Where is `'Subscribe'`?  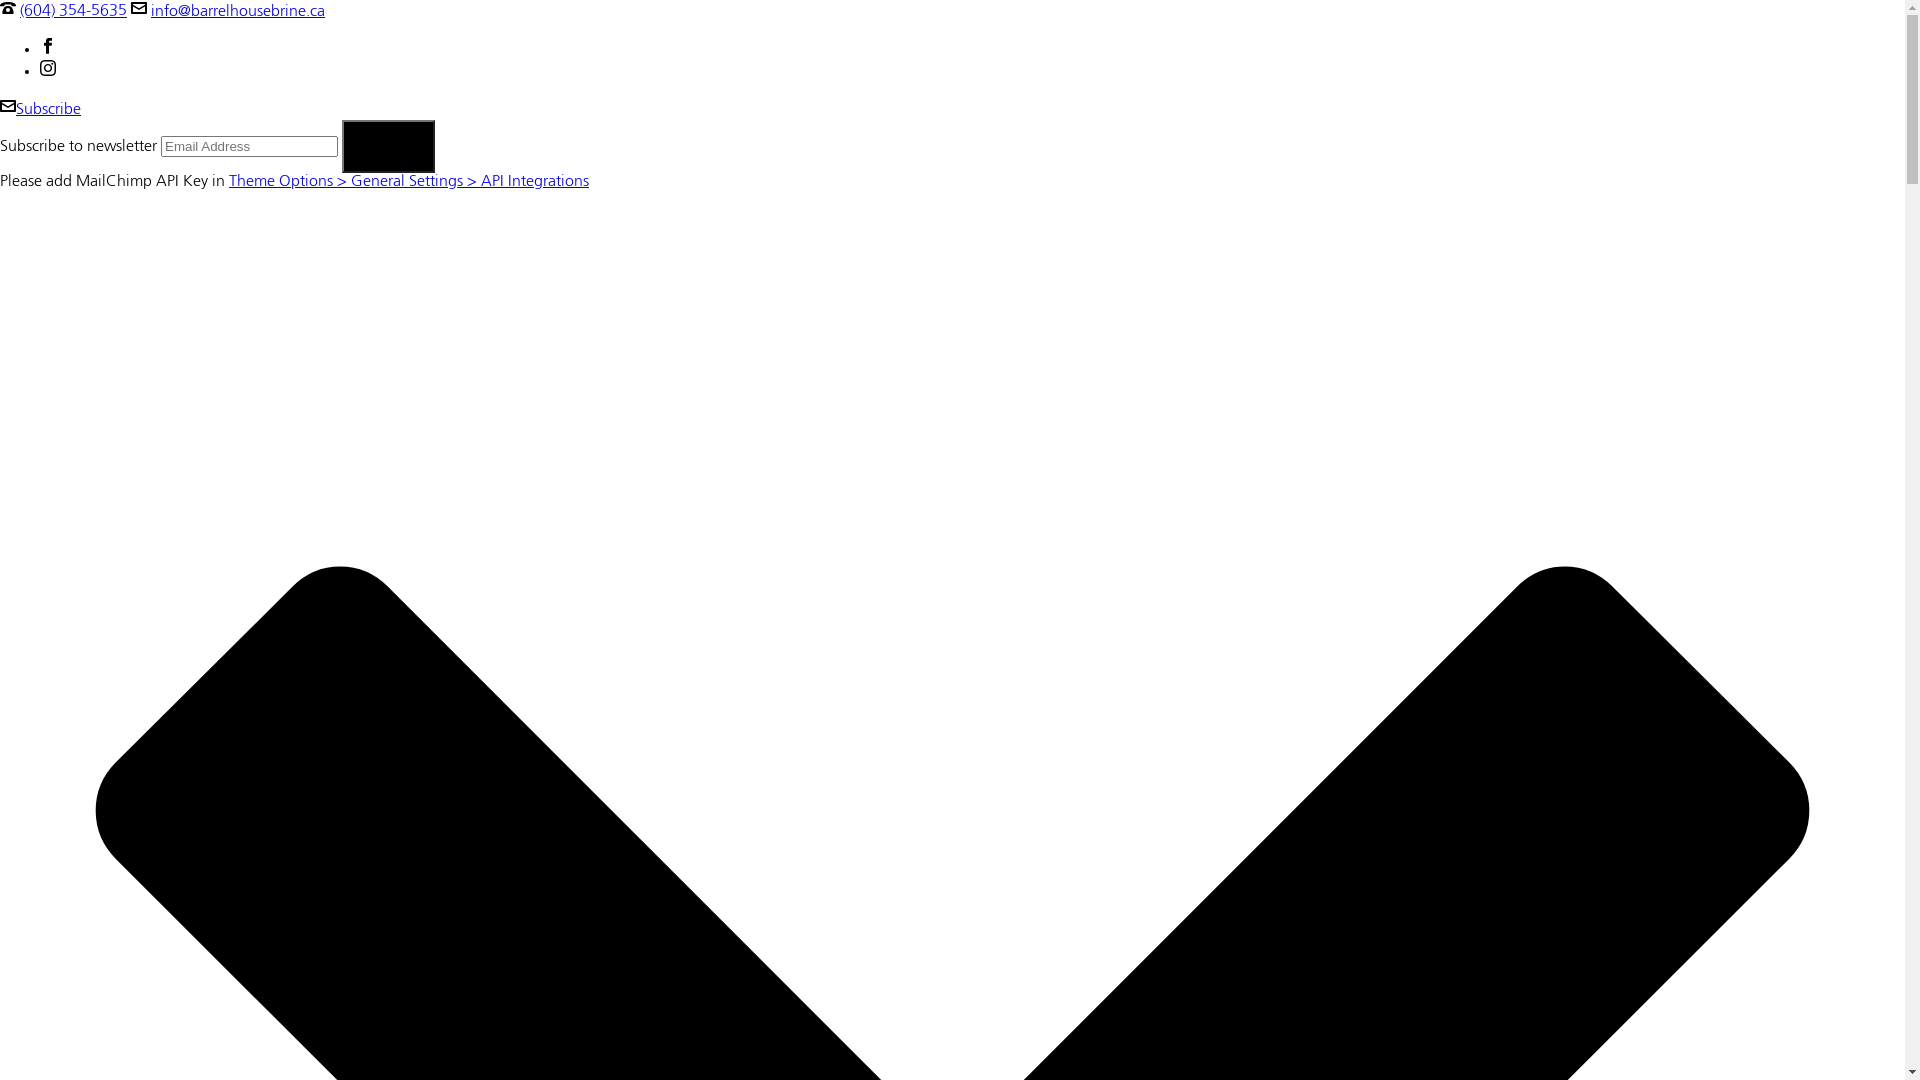
'Subscribe' is located at coordinates (40, 110).